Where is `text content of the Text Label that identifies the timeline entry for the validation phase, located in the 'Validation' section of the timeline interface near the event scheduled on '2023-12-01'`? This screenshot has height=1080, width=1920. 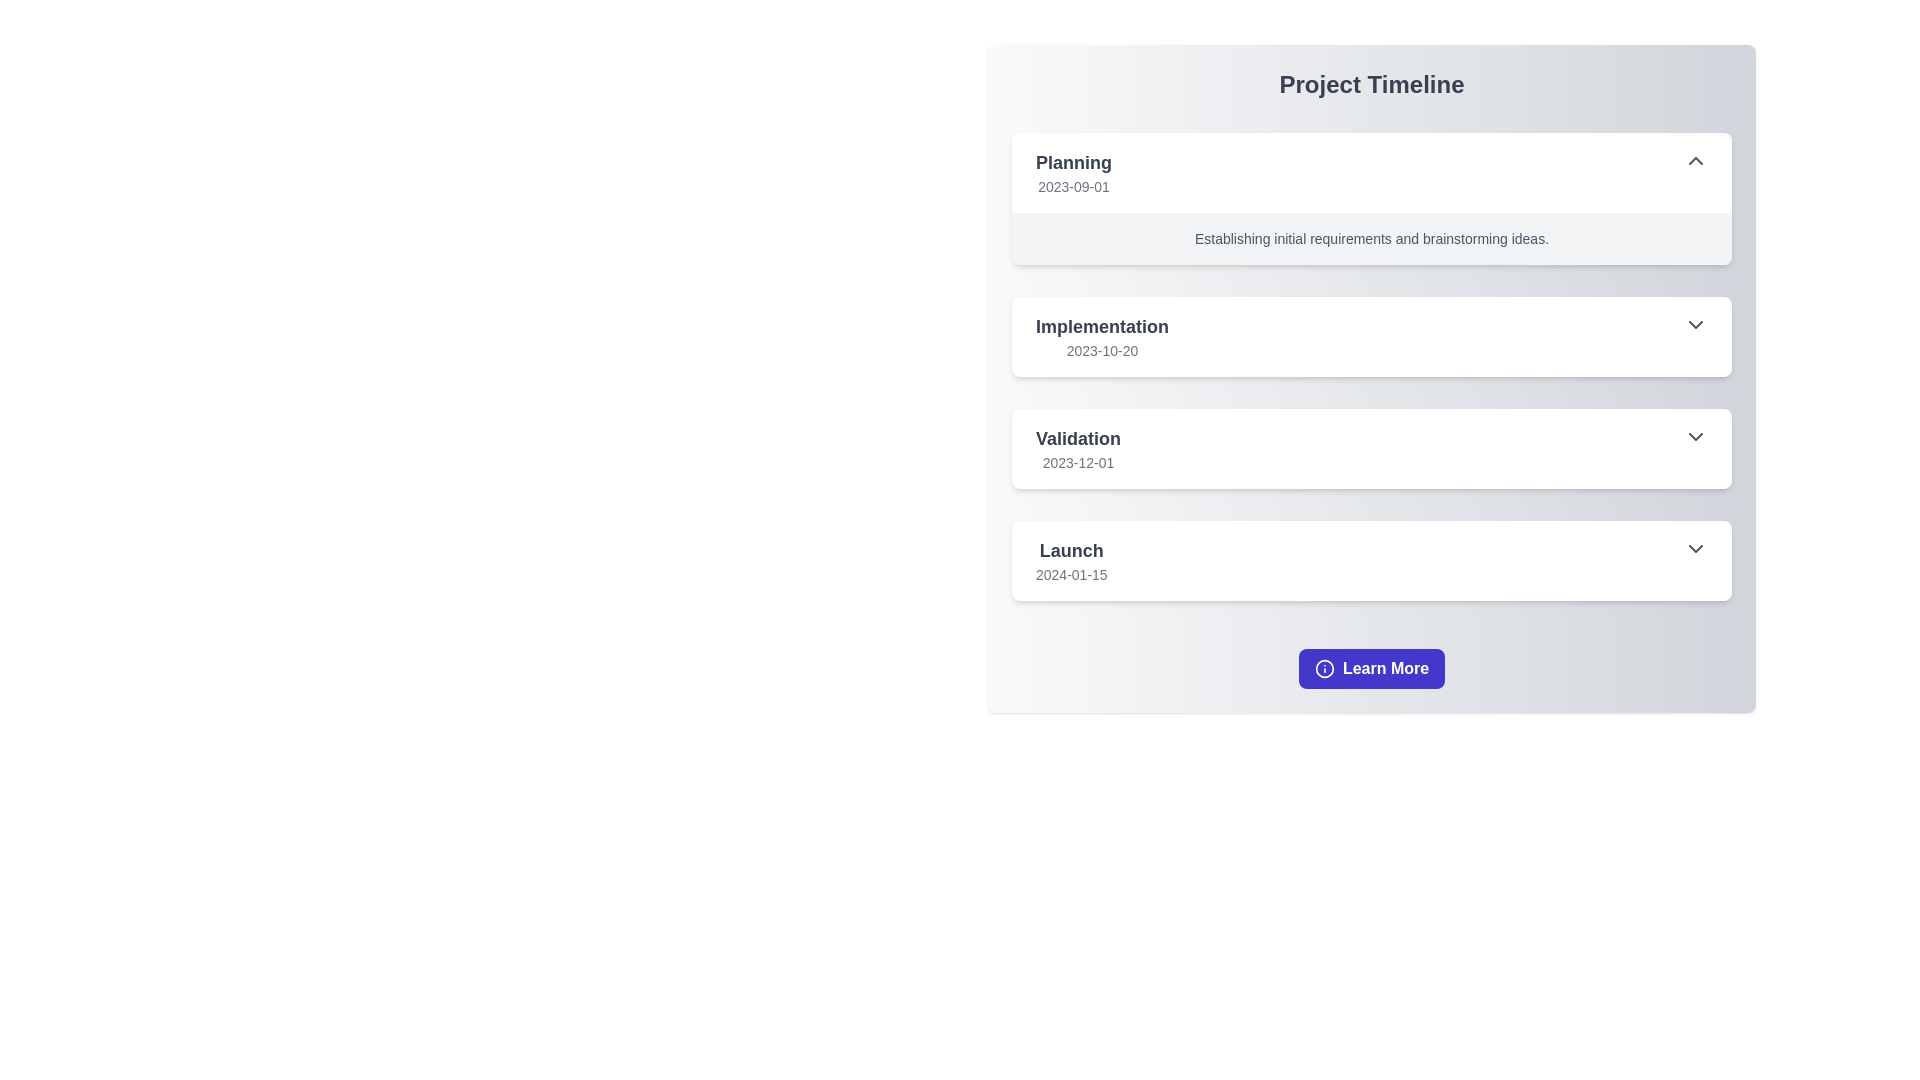
text content of the Text Label that identifies the timeline entry for the validation phase, located in the 'Validation' section of the timeline interface near the event scheduled on '2023-12-01' is located at coordinates (1077, 438).